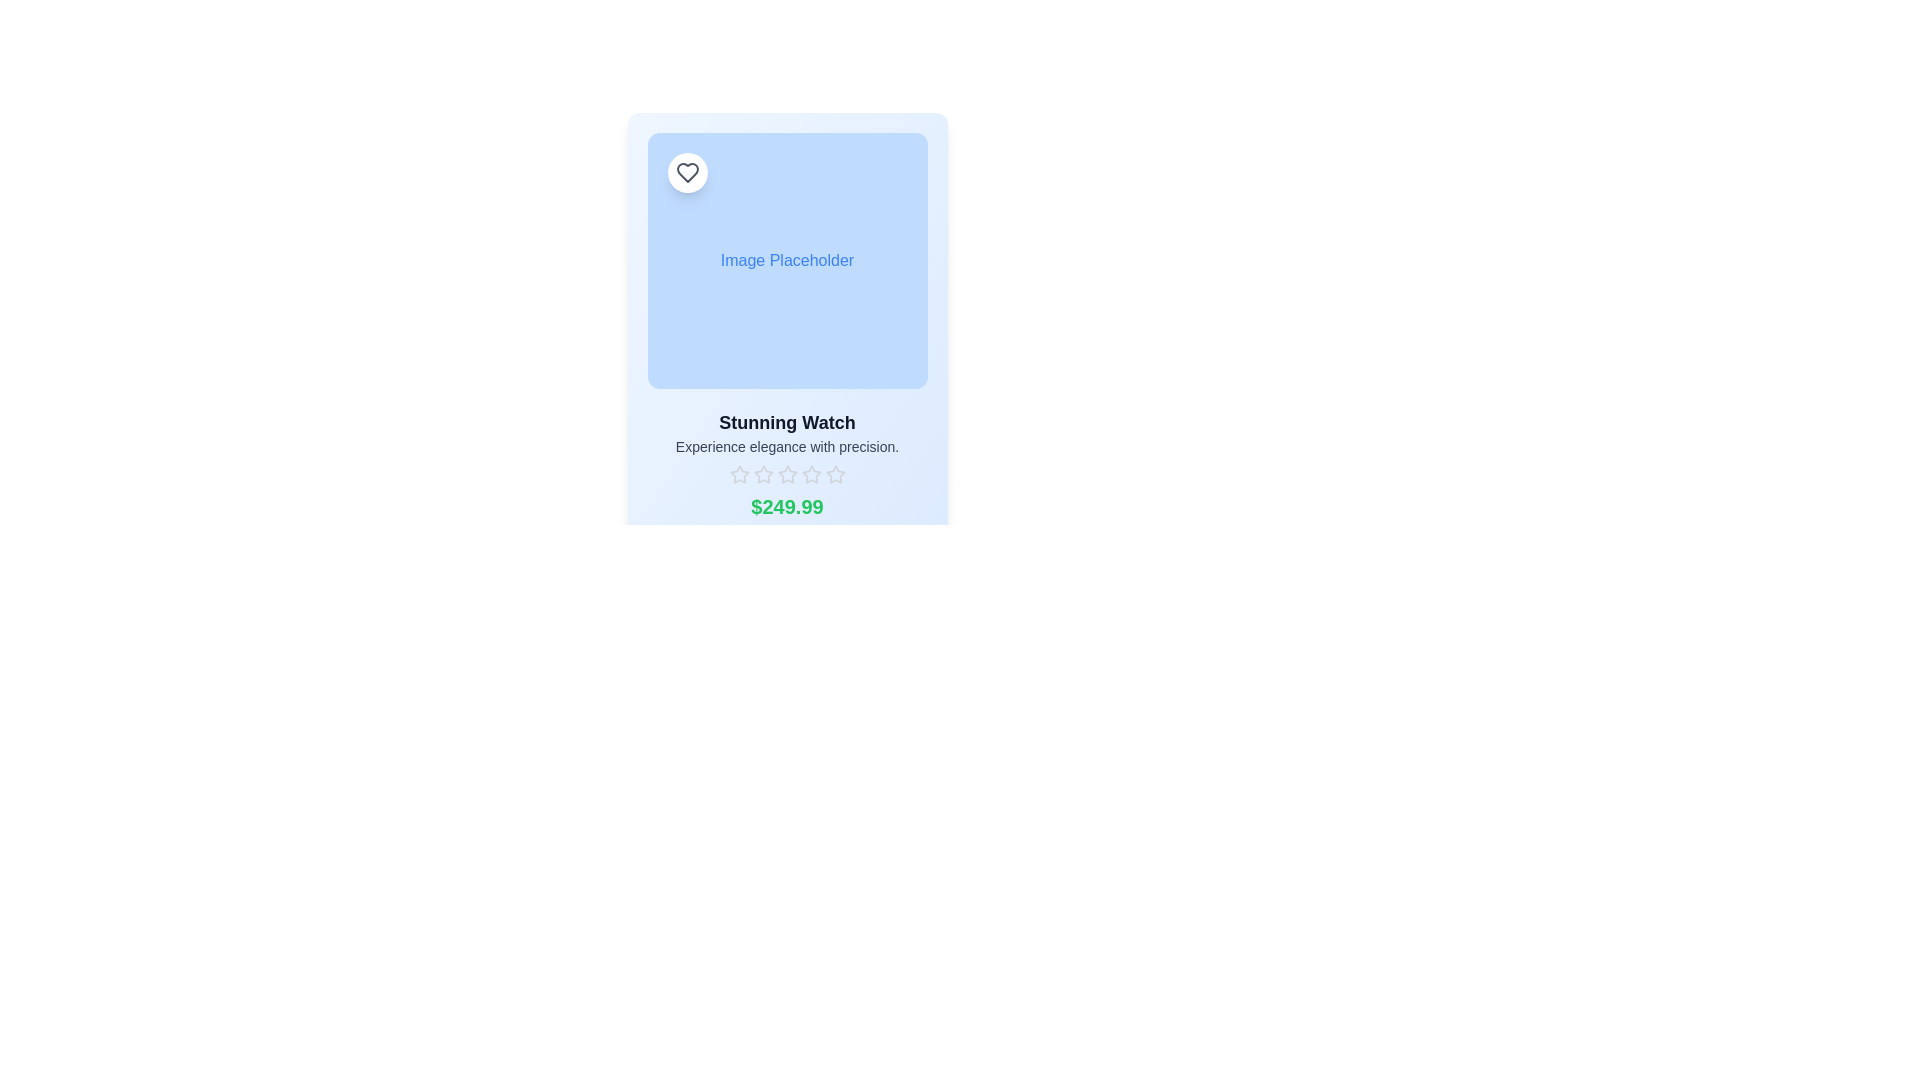 Image resolution: width=1920 pixels, height=1080 pixels. I want to click on the heart icon located at the top-left corner of the card, so click(687, 172).